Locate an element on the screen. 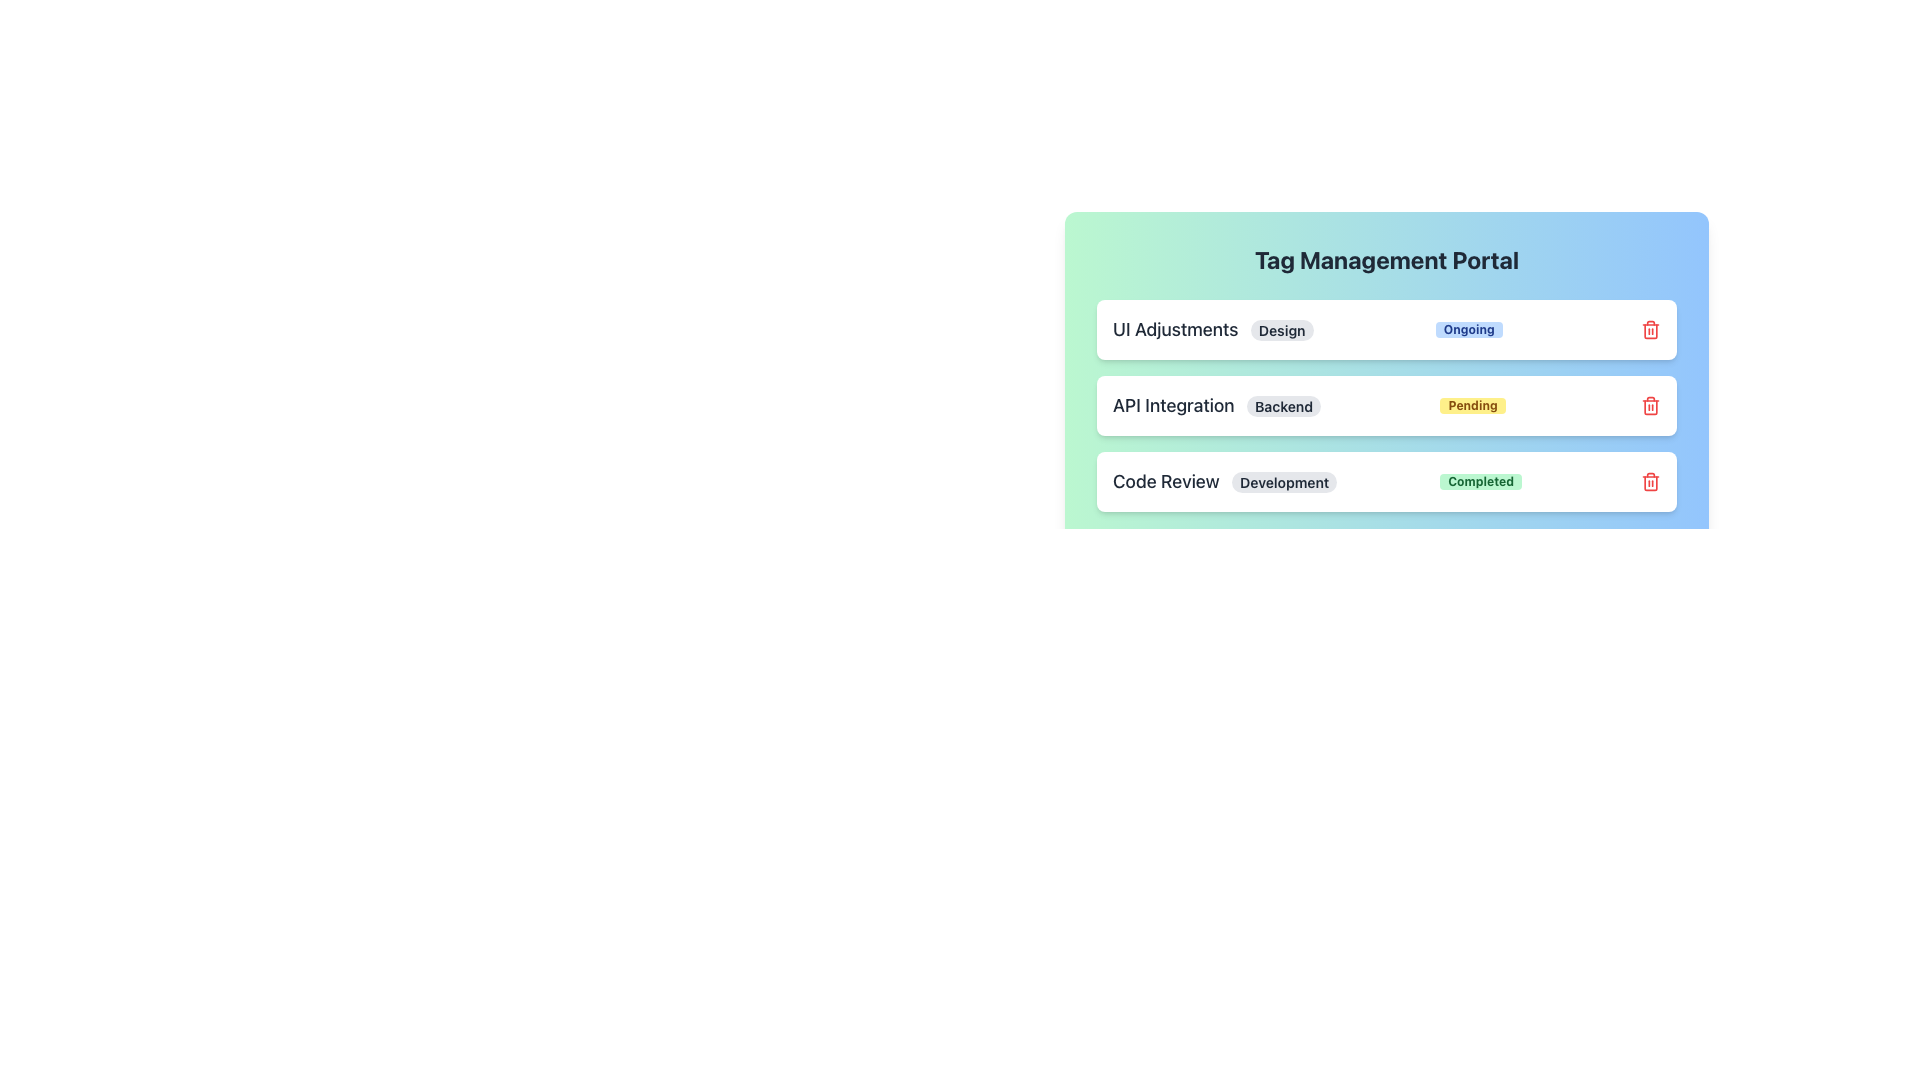 Image resolution: width=1920 pixels, height=1080 pixels. the tag labeled 'Development' which has a rounded shape, light gray background, and bold black text, located between 'Code Review' and 'Completed' in the 'Tag Management Portal' is located at coordinates (1284, 482).